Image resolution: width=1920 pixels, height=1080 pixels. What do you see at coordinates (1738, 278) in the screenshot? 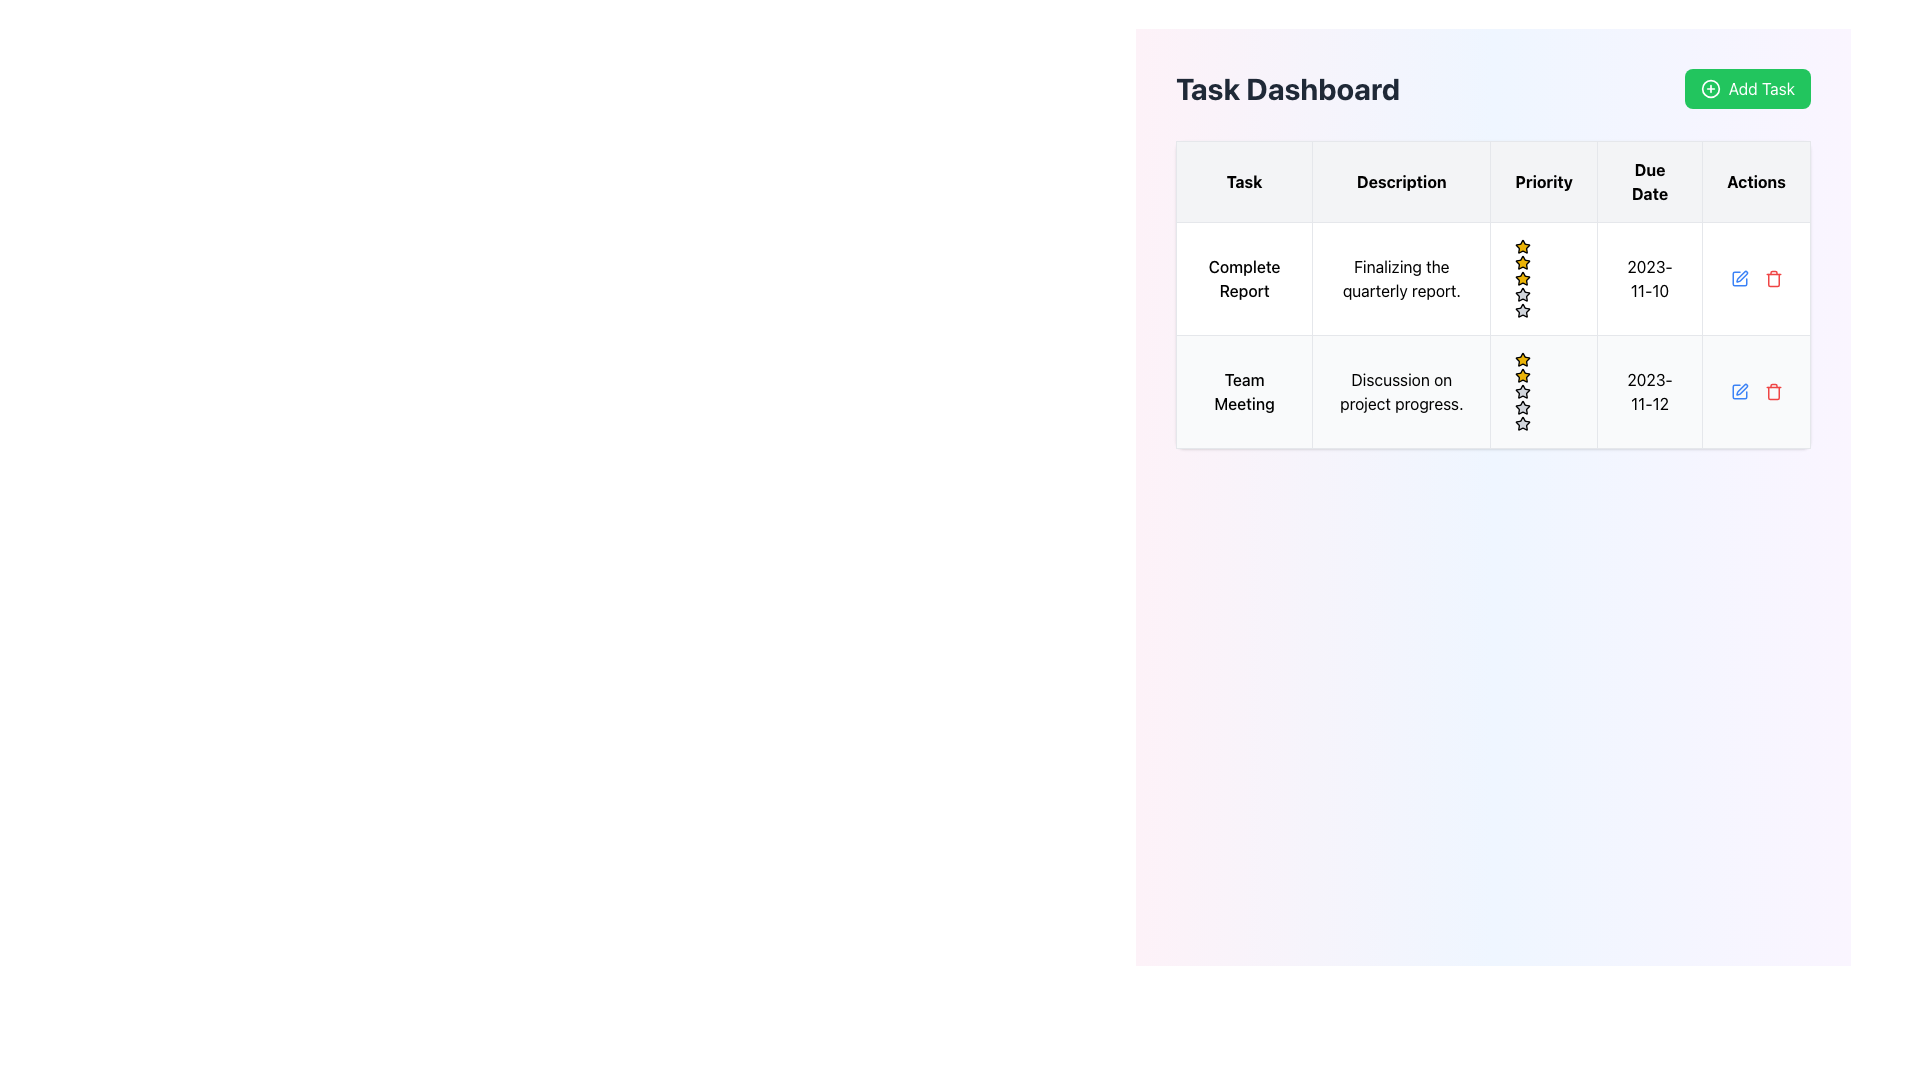
I see `the edit button located in the 'Actions' column of the second row of the table to observe the color change indicating interactivity` at bounding box center [1738, 278].